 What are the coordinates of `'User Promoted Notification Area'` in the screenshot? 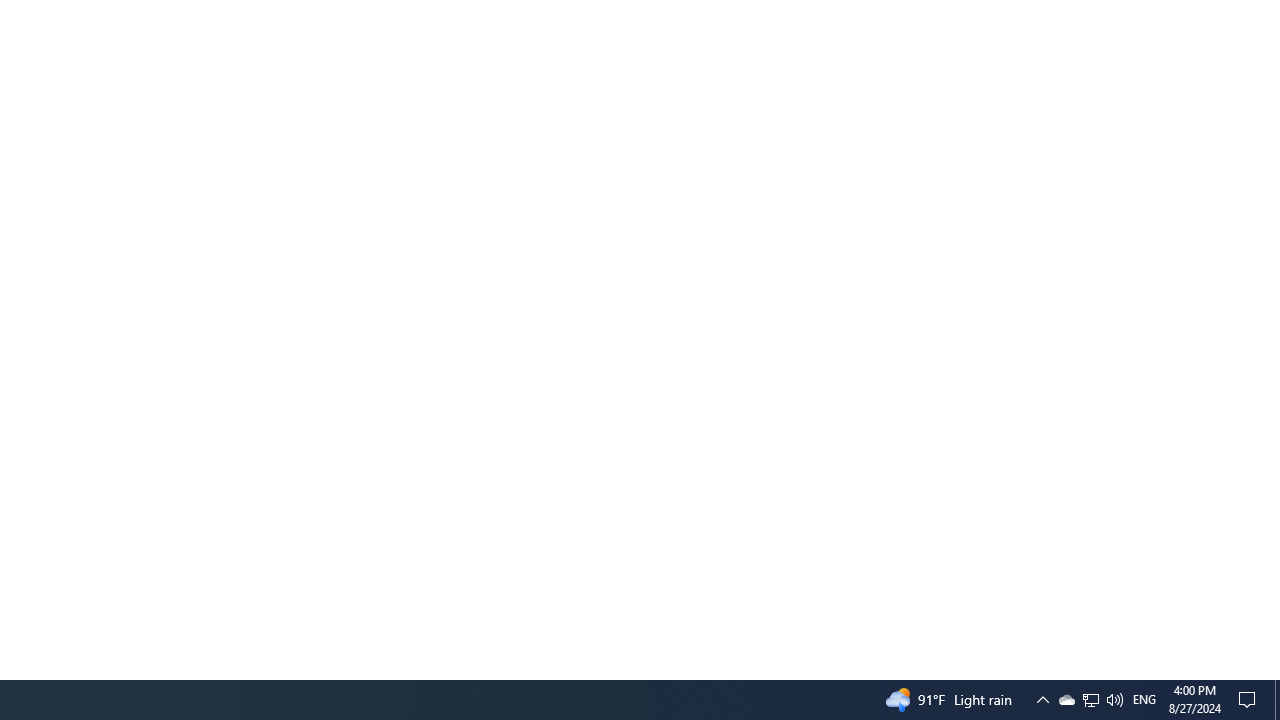 It's located at (1089, 698).